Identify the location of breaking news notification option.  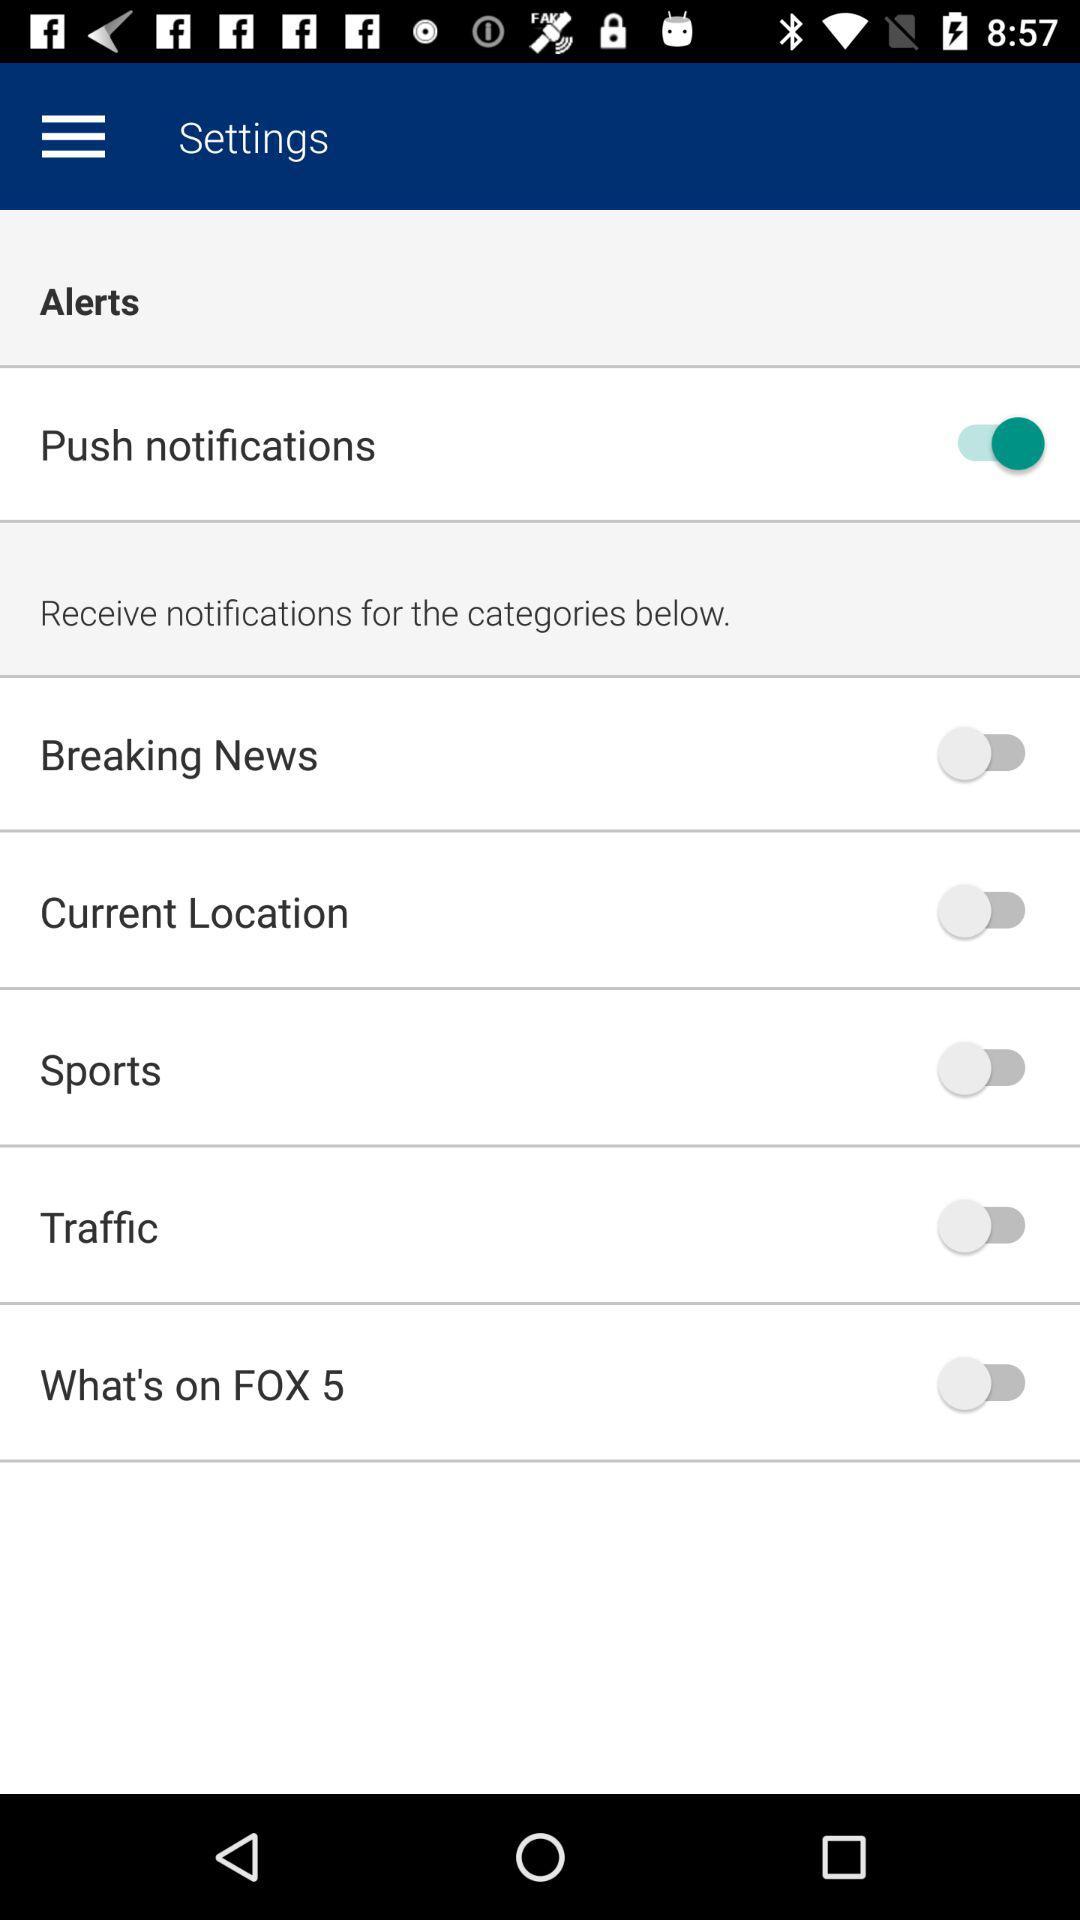
(991, 752).